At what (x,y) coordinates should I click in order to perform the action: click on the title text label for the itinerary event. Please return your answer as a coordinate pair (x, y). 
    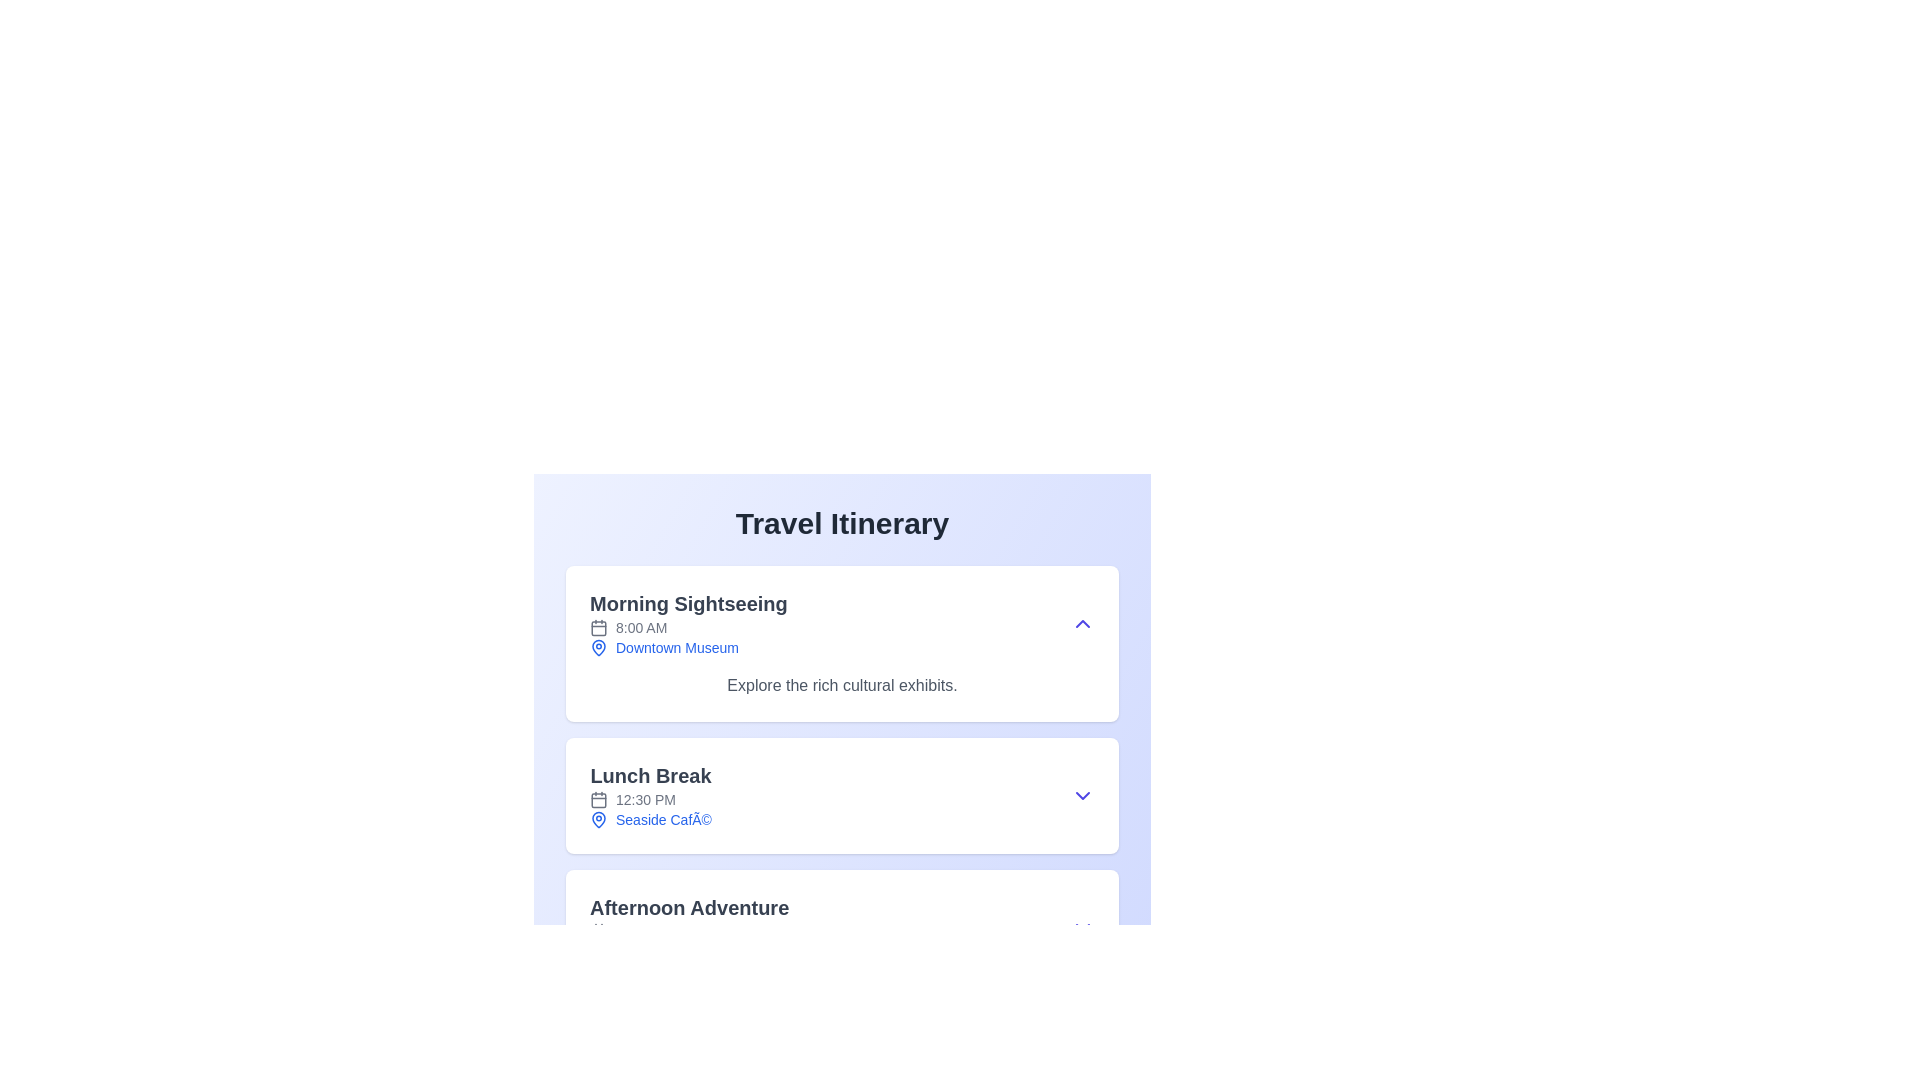
    Looking at the image, I should click on (689, 907).